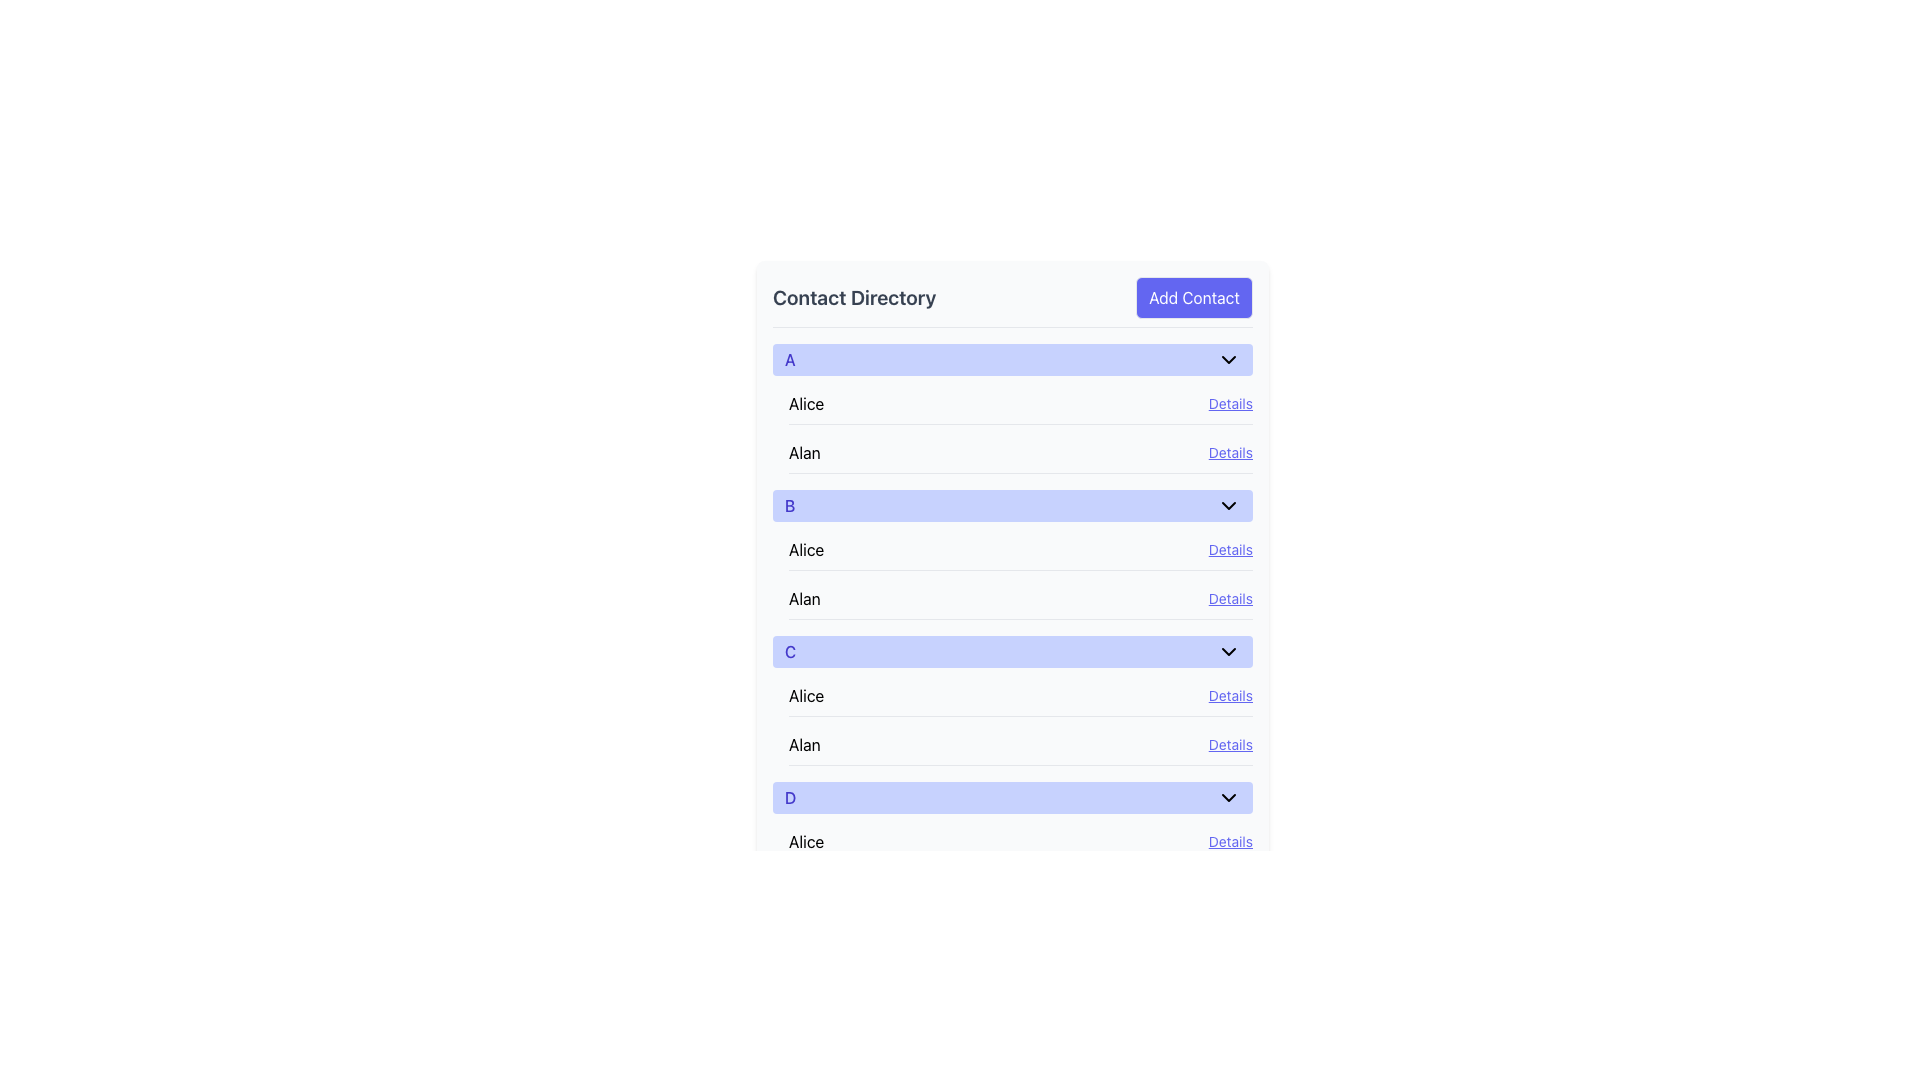 The height and width of the screenshot is (1080, 1920). Describe the element at coordinates (804, 744) in the screenshot. I see `the text label that reads 'Alan', which is positioned next to the 'Details' link in a horizontal layout under the 'C' header` at that location.